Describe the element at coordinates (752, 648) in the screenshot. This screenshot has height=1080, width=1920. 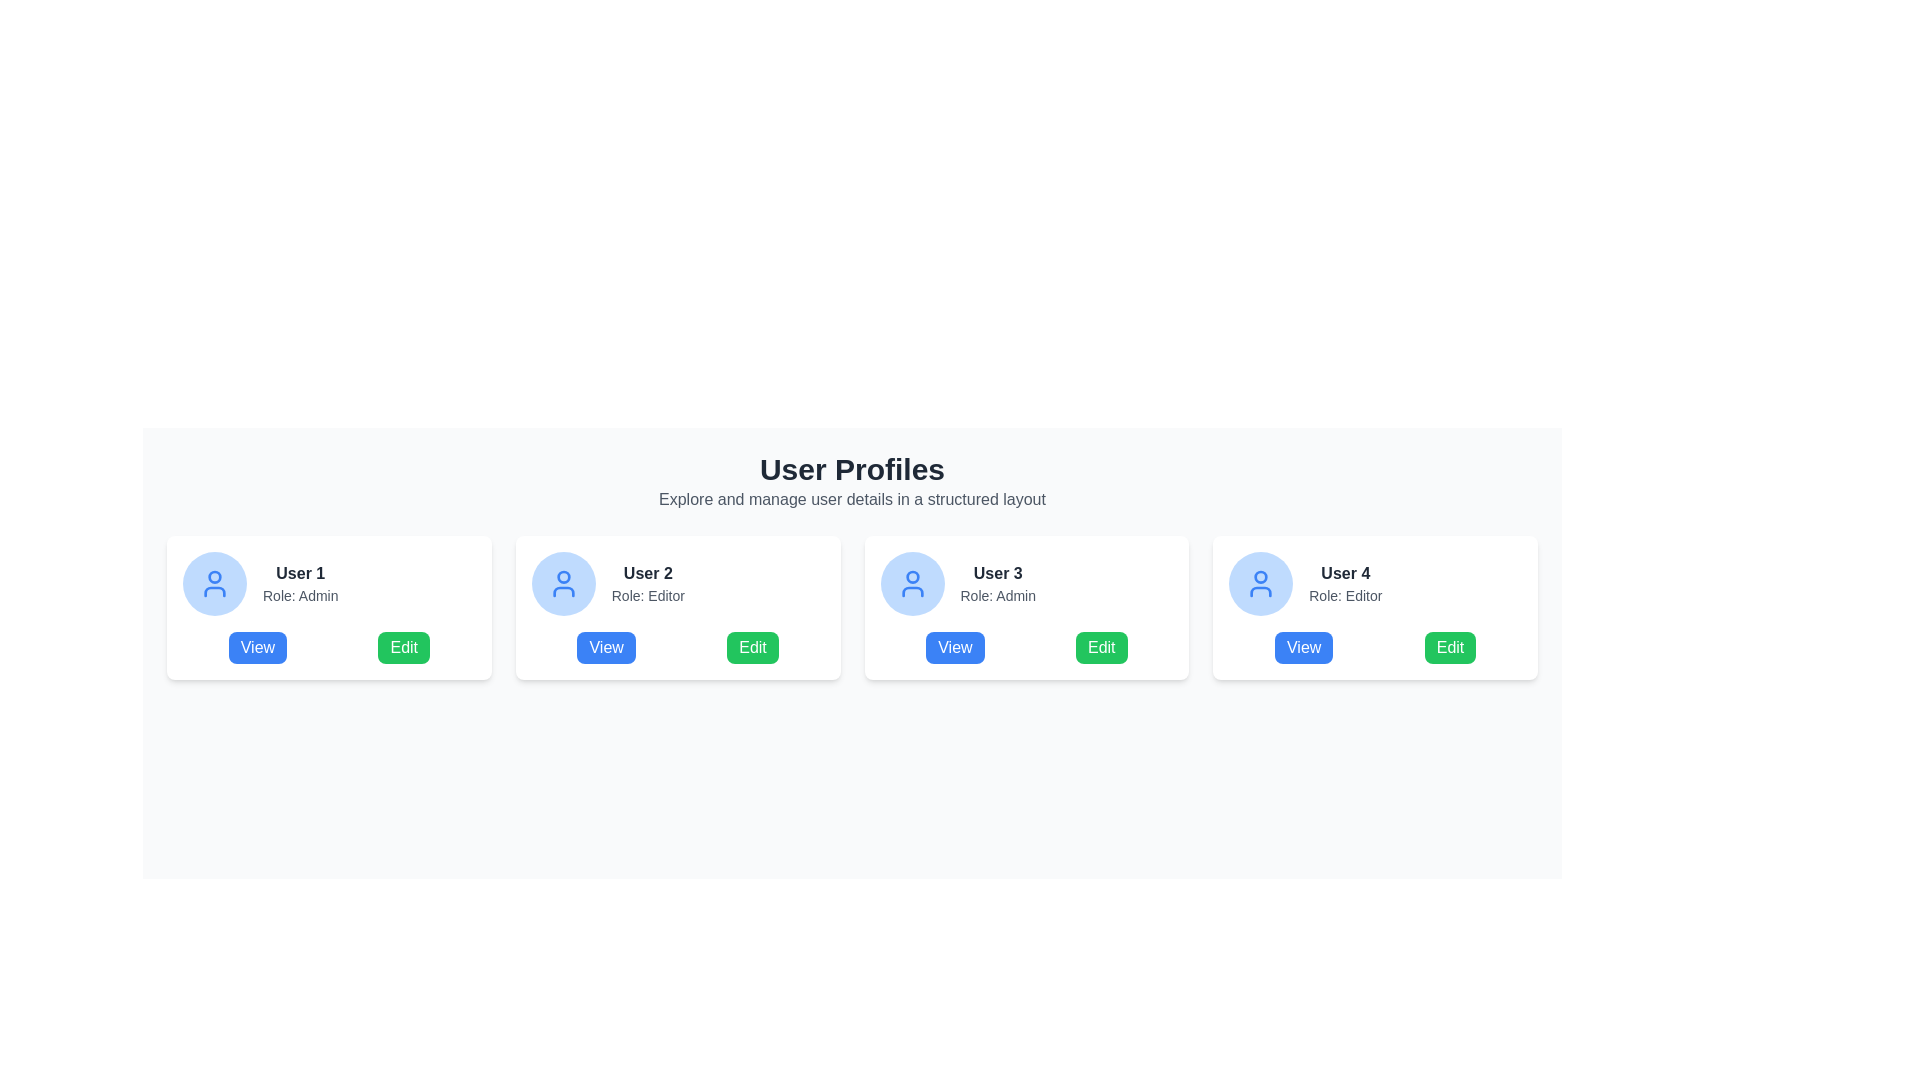
I see `the green 'Edit' button with rounded corners on User 2's profile` at that location.